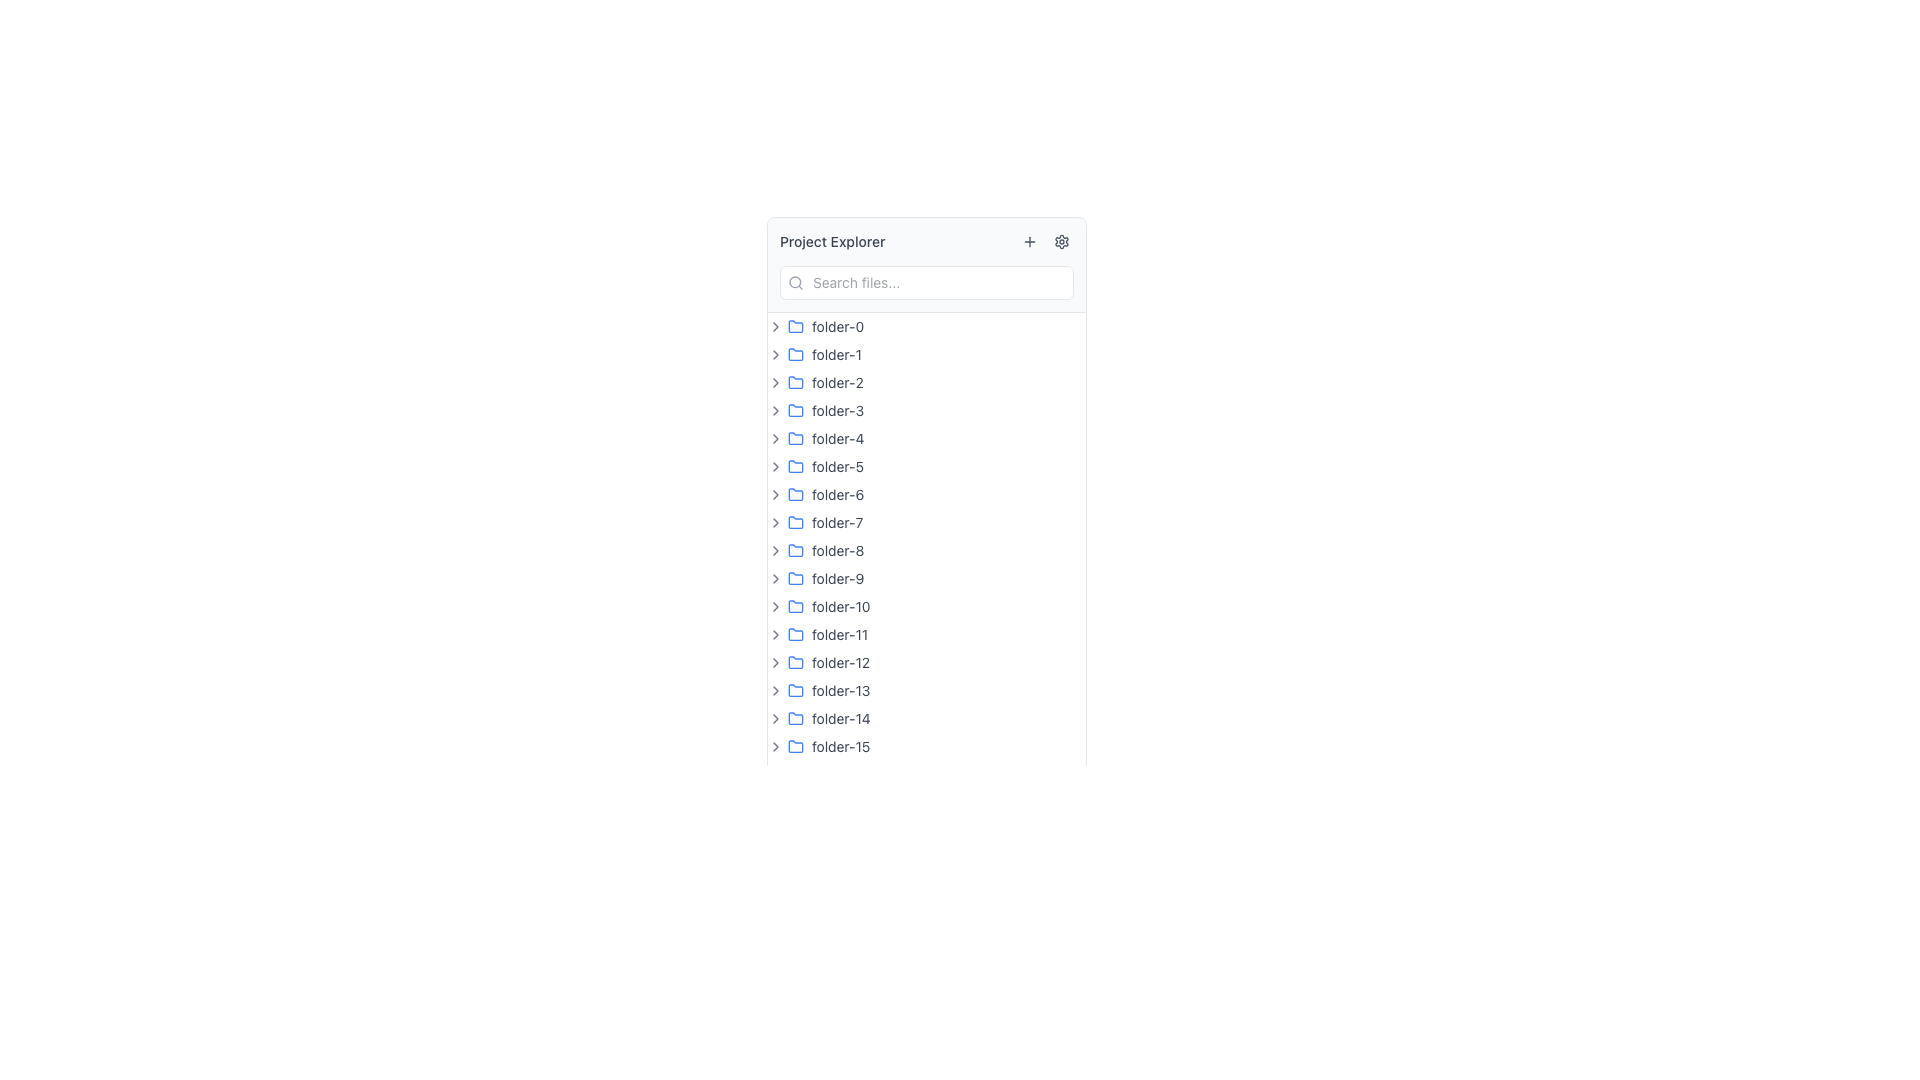 The height and width of the screenshot is (1080, 1920). What do you see at coordinates (795, 382) in the screenshot?
I see `the blue outline folder icon located to the left of the text label 'folder-2' in the Project Explorer list` at bounding box center [795, 382].